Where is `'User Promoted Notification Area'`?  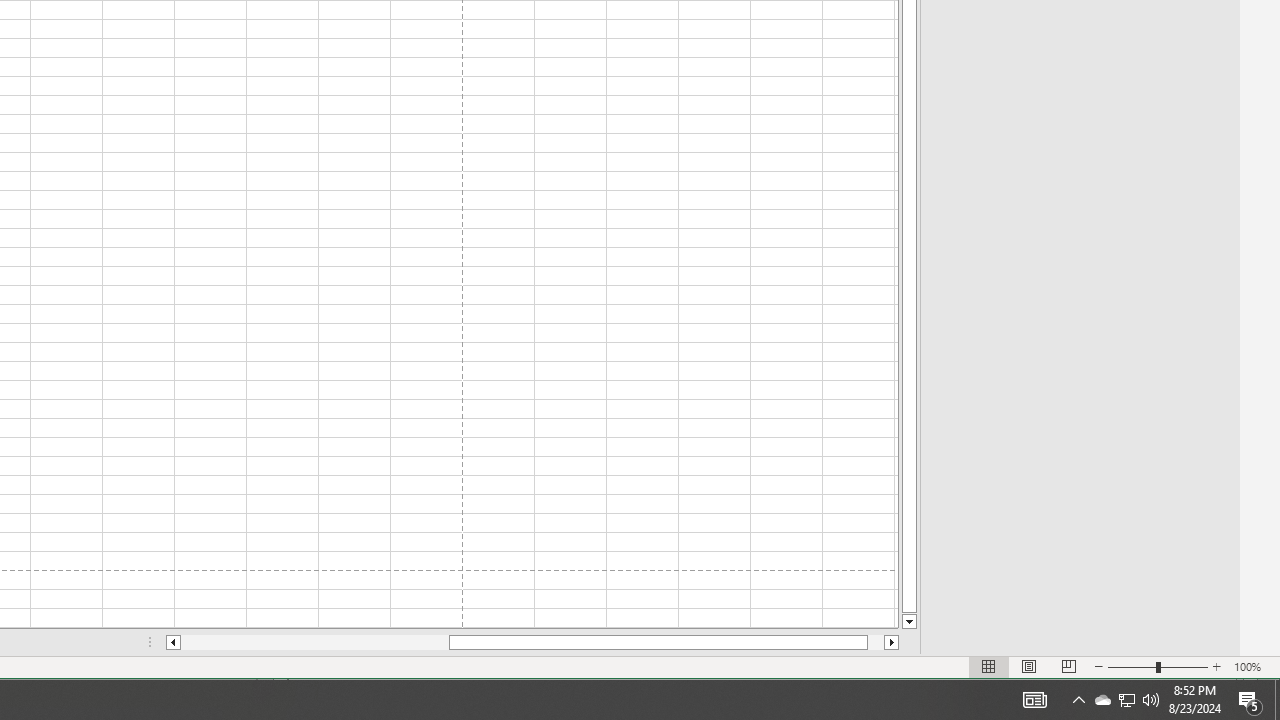 'User Promoted Notification Area' is located at coordinates (1127, 698).